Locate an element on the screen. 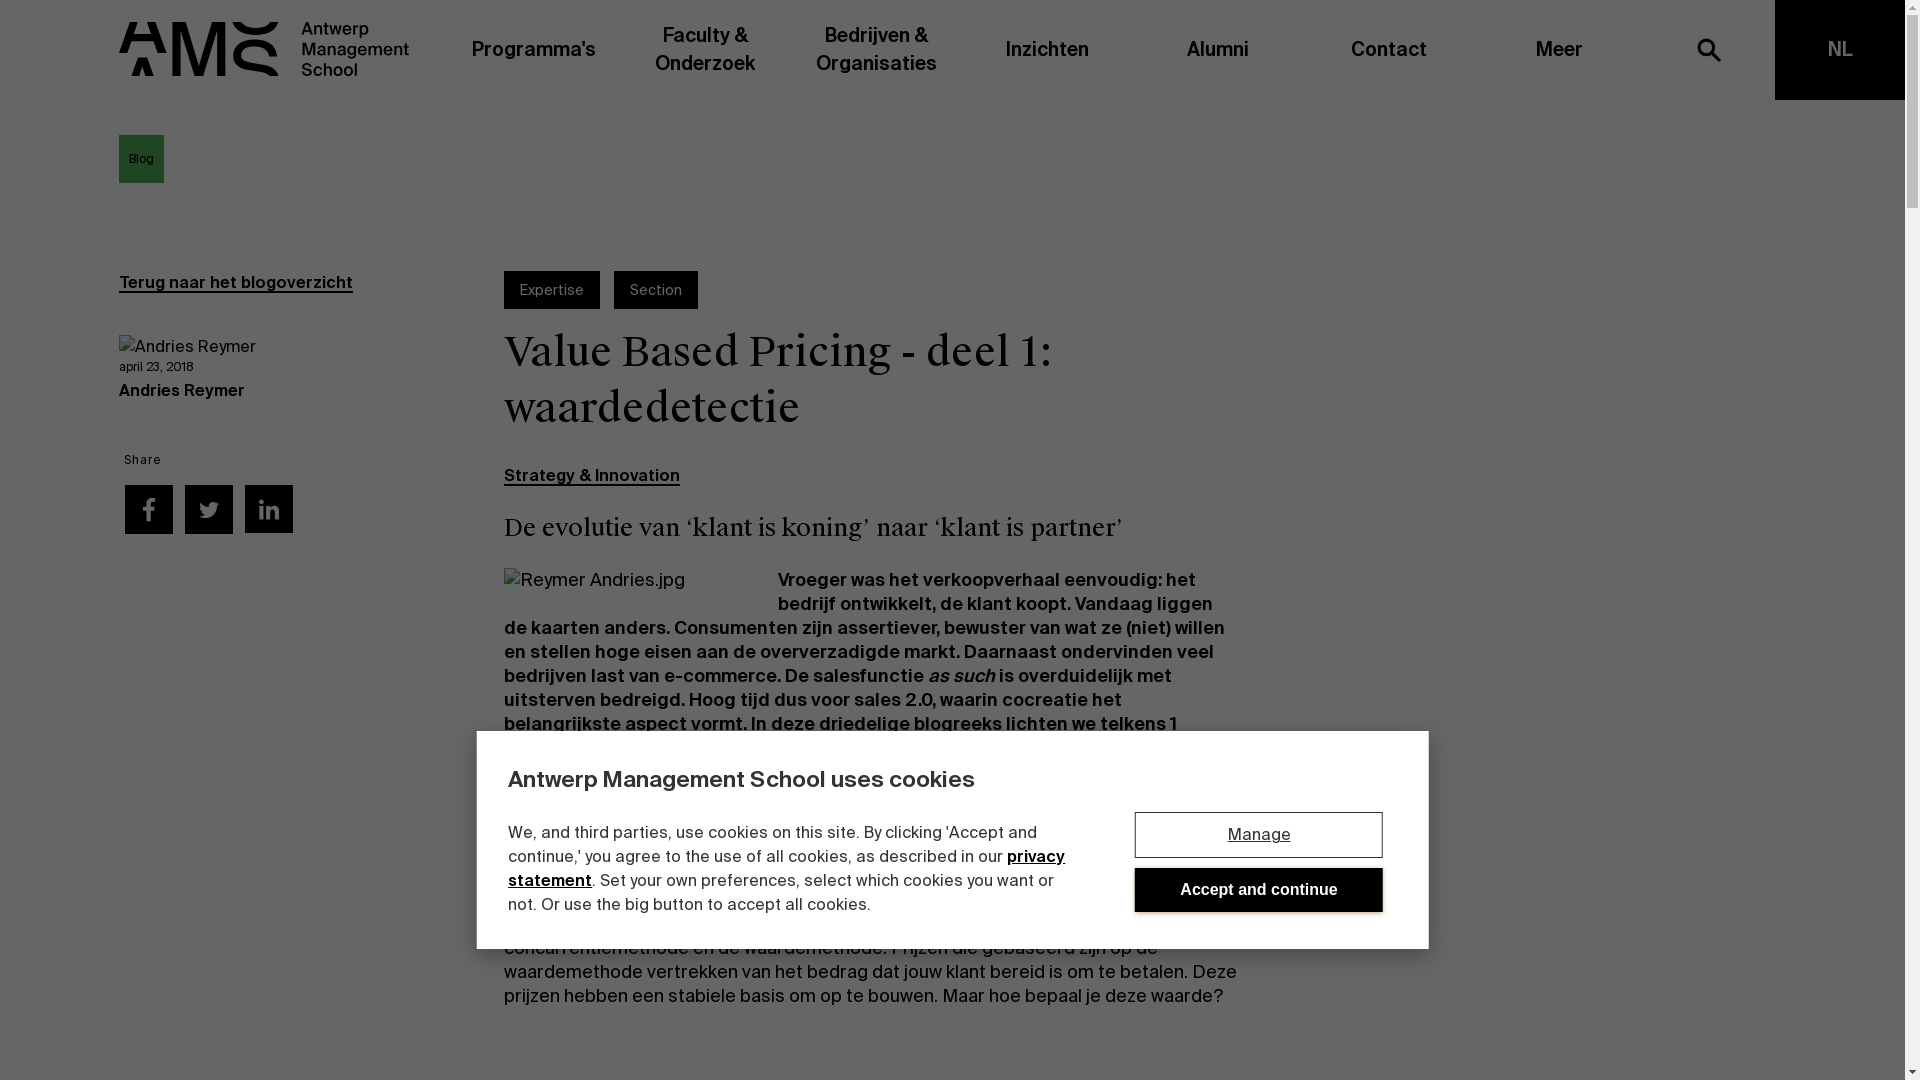 The image size is (1920, 1080). 'Strategy & Innovation' is located at coordinates (590, 475).